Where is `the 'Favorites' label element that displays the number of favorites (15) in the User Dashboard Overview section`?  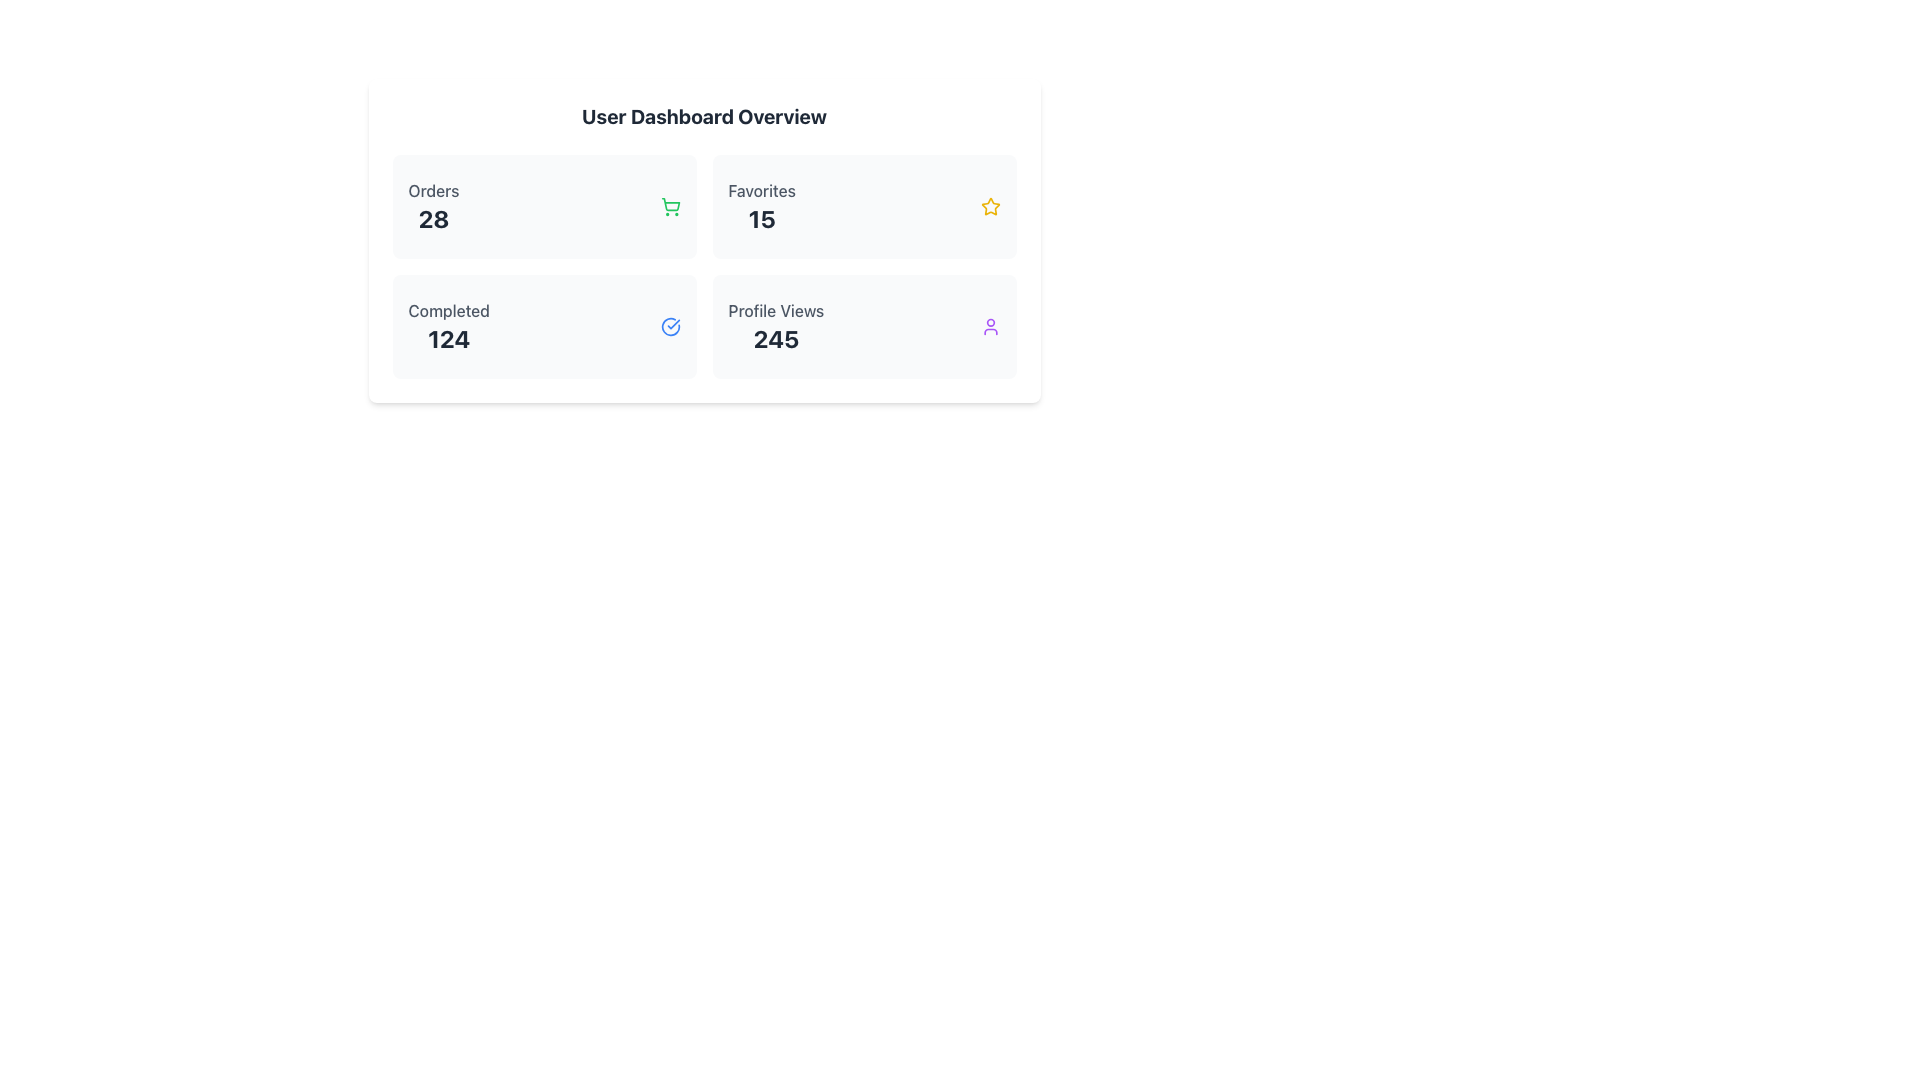
the 'Favorites' label element that displays the number of favorites (15) in the User Dashboard Overview section is located at coordinates (761, 207).